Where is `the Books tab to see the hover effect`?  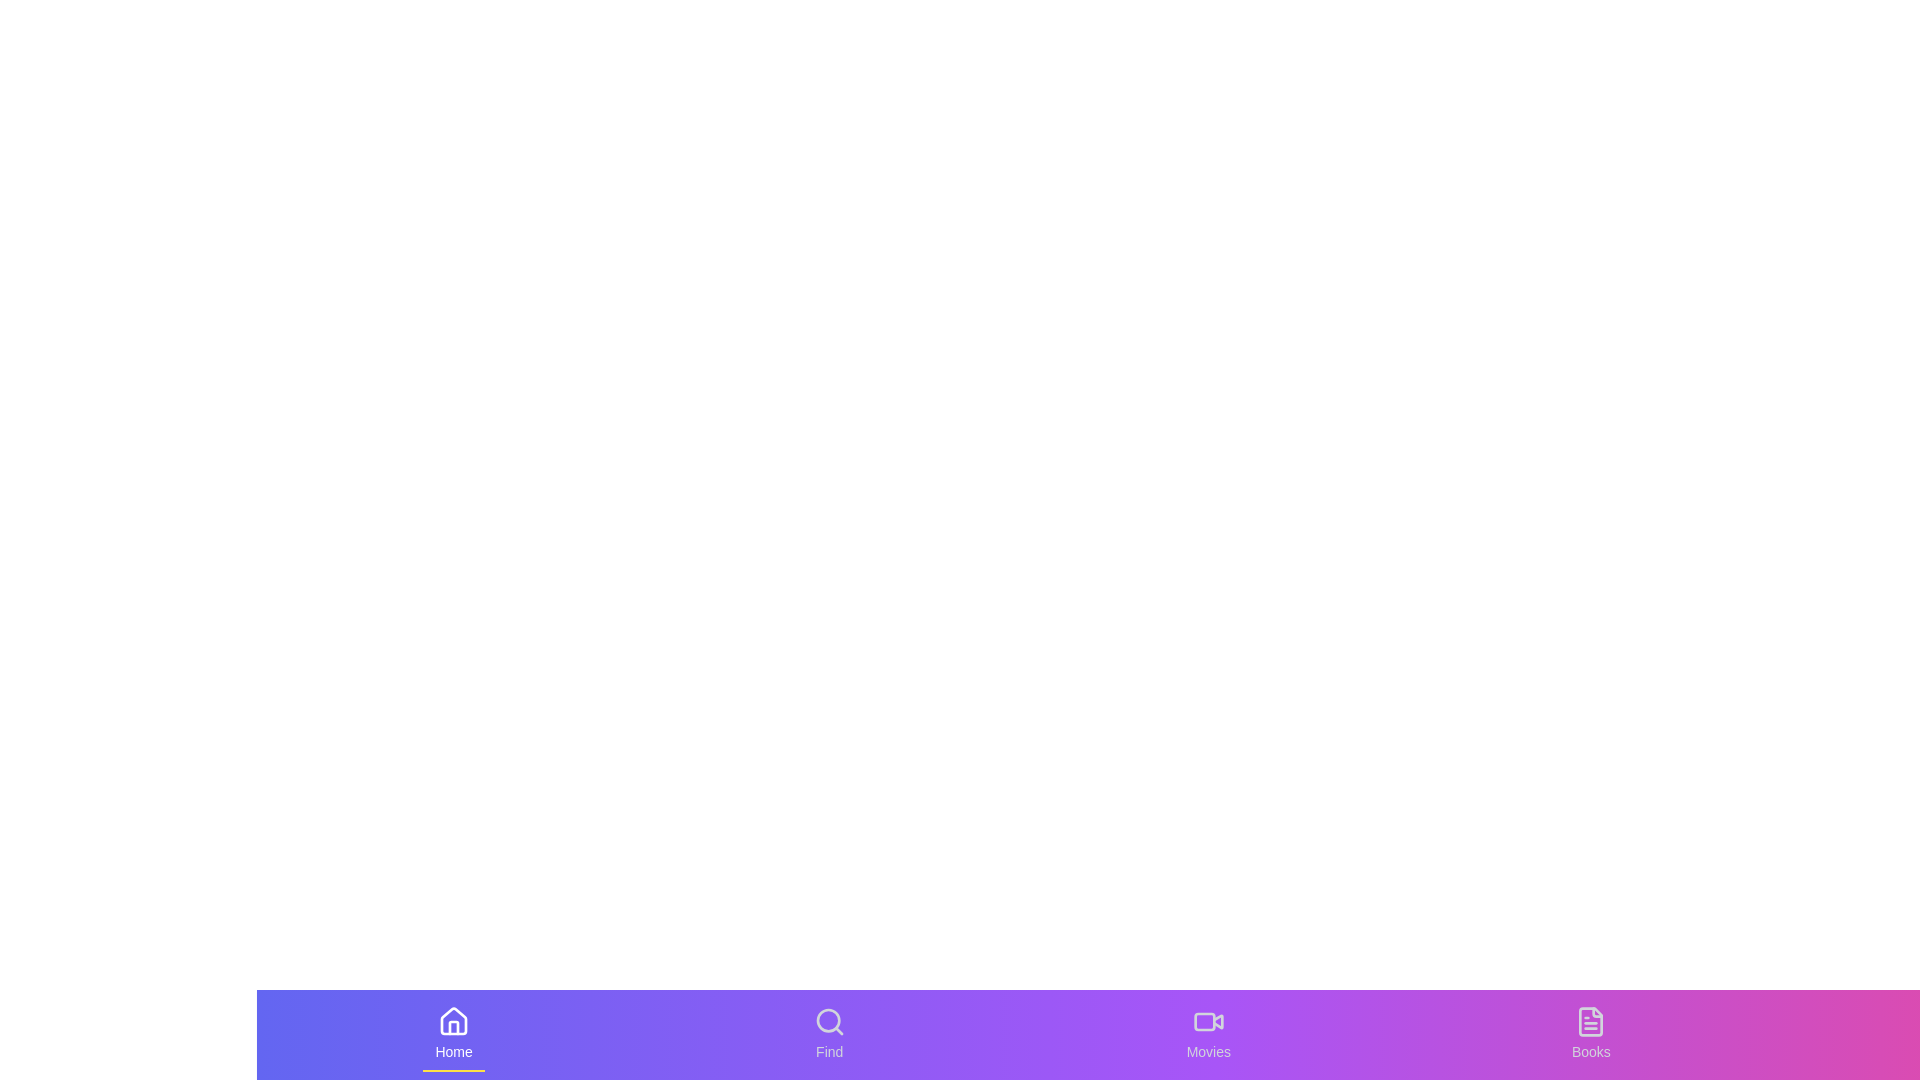
the Books tab to see the hover effect is located at coordinates (1590, 1034).